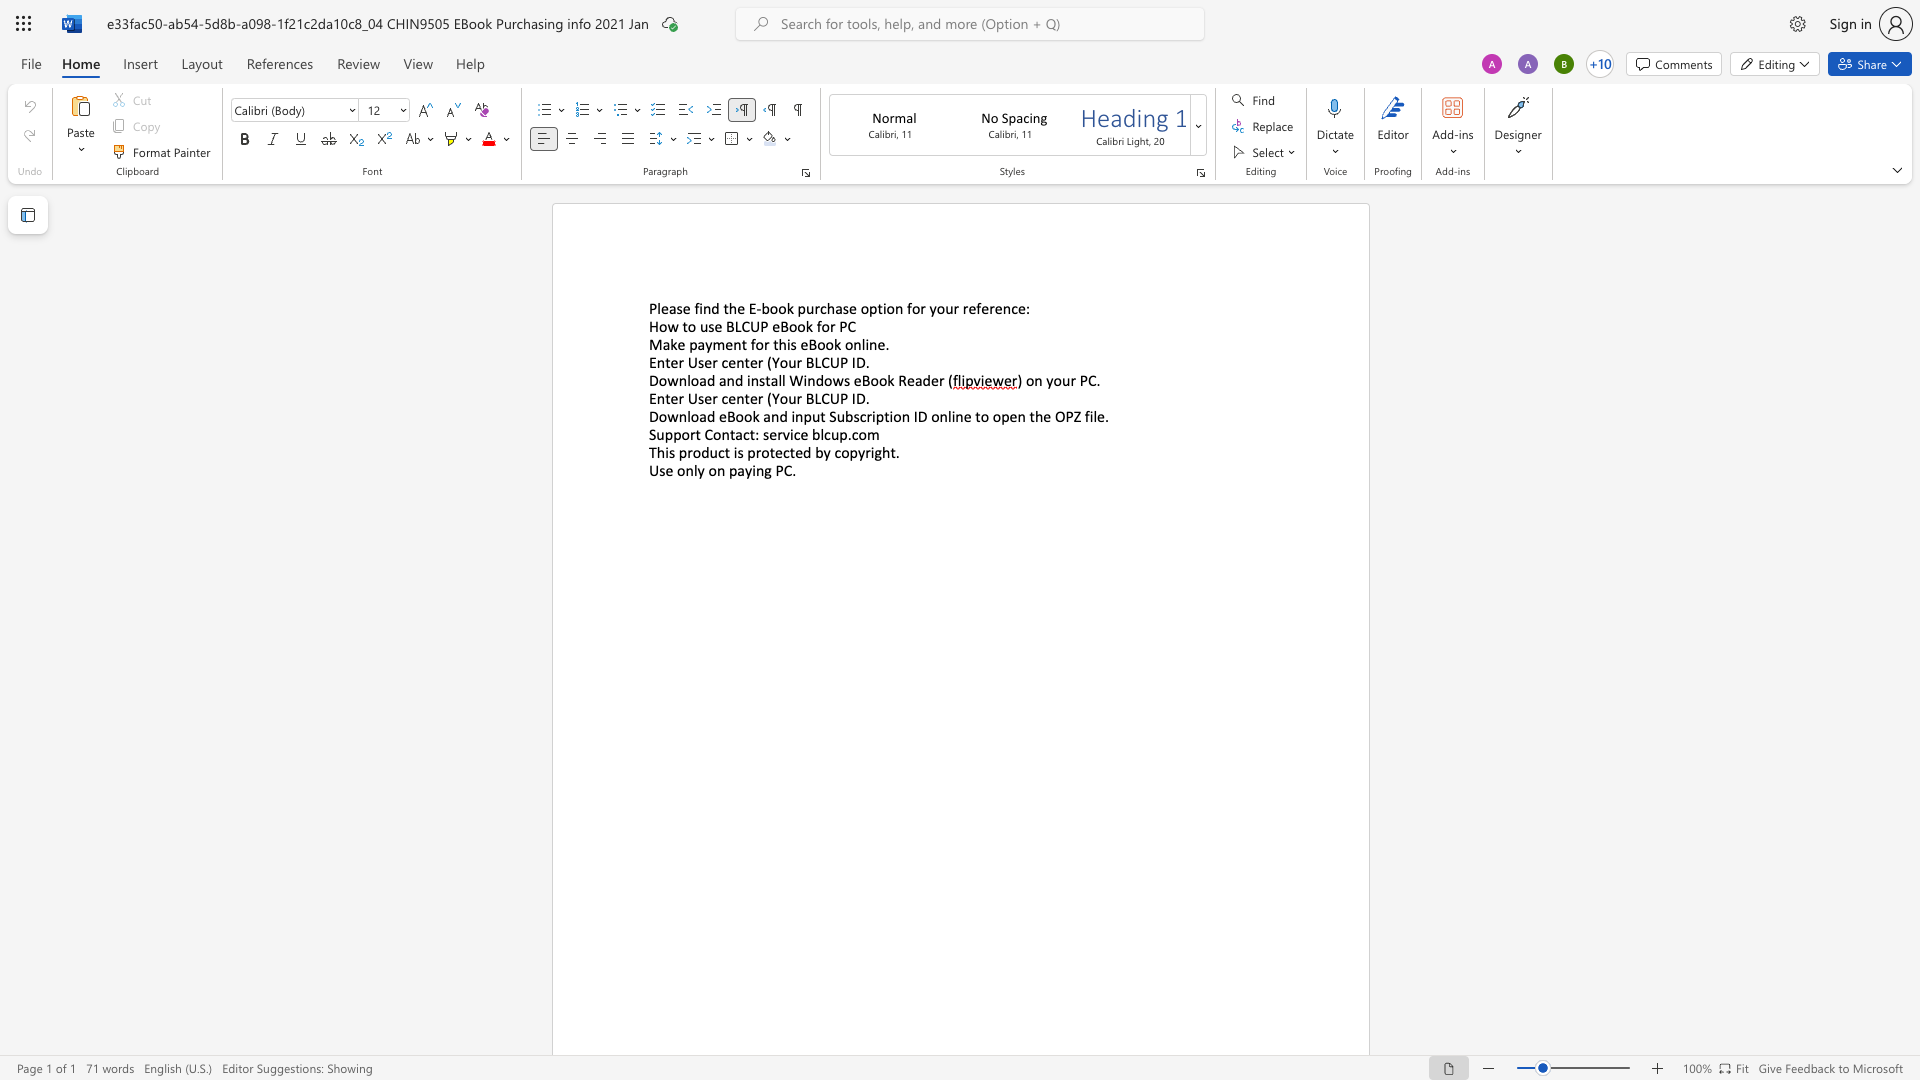 This screenshot has height=1080, width=1920. I want to click on the space between the continuous character "B" and "o" in the text, so click(817, 343).